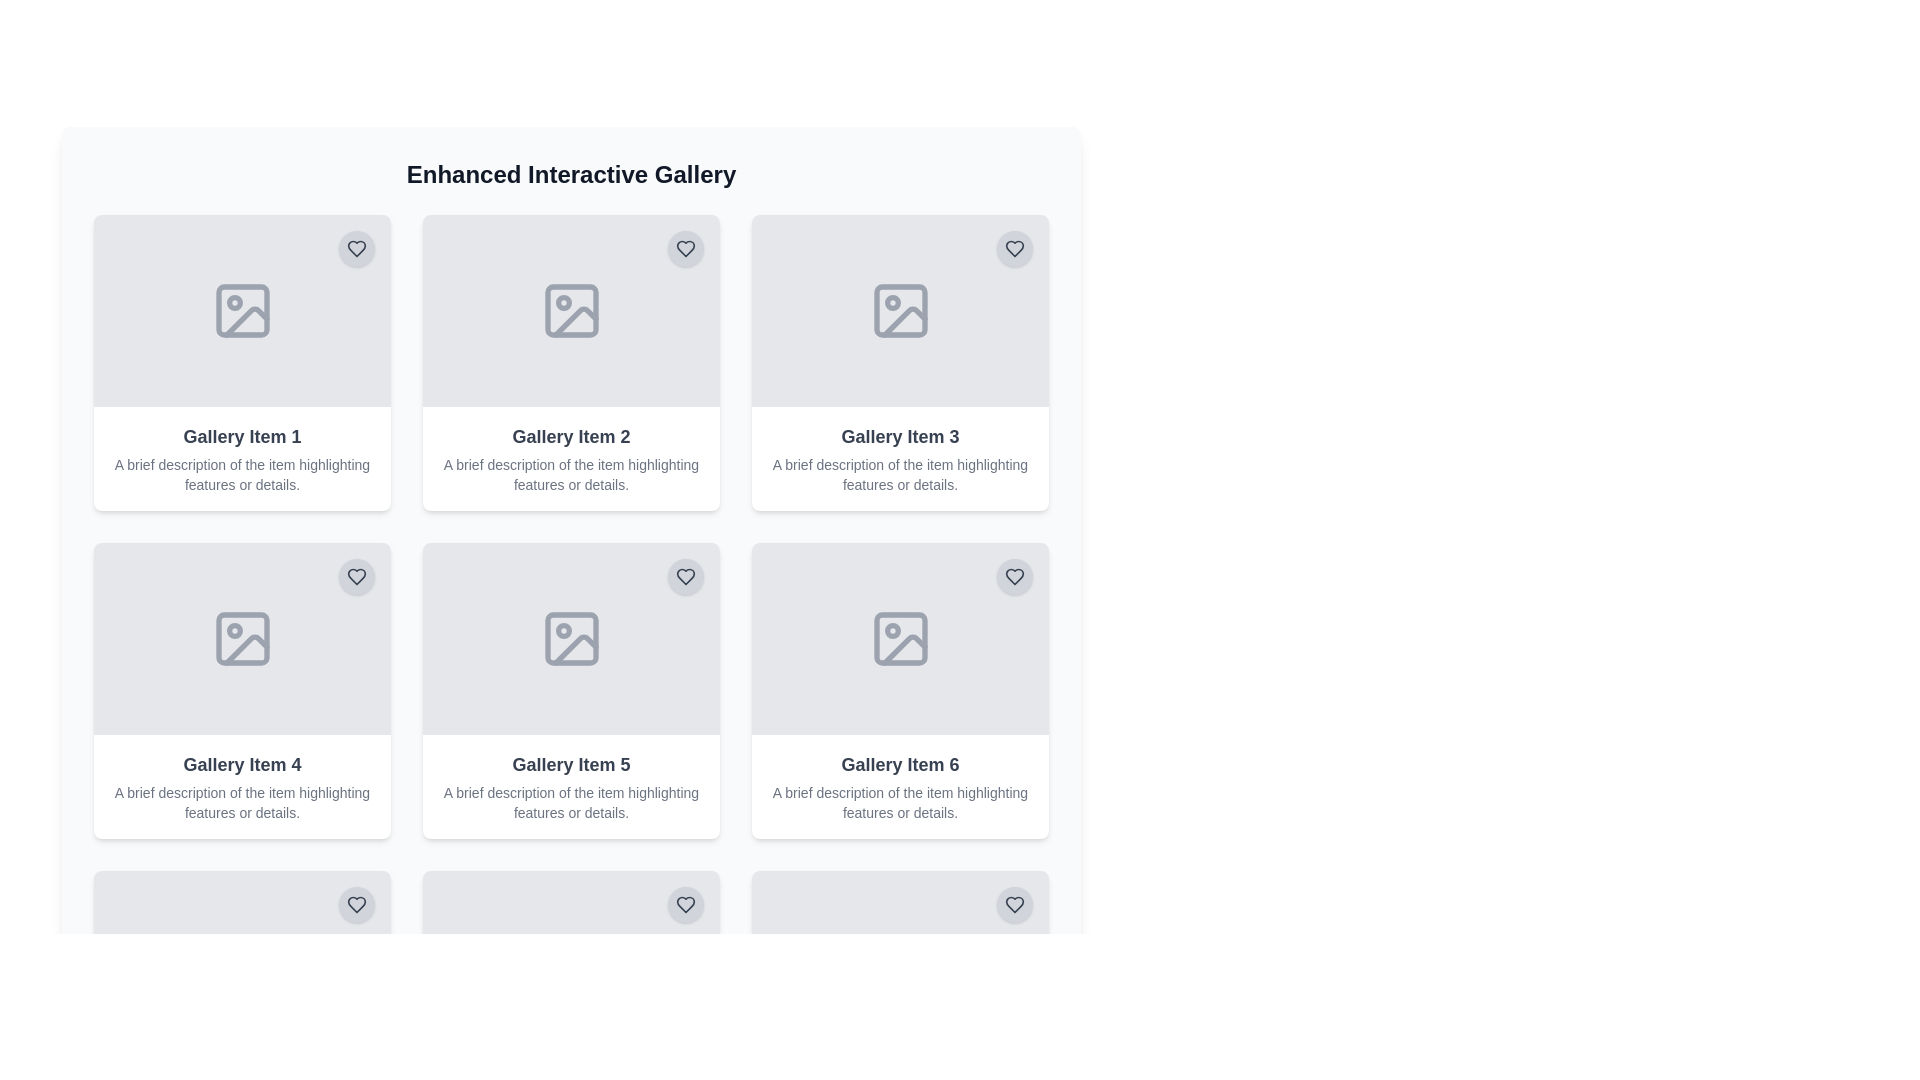  What do you see at coordinates (686, 577) in the screenshot?
I see `the heart-shaped favorite button located in the top-right corner of the 'Gallery Item 5' card to mark the item as favorite` at bounding box center [686, 577].